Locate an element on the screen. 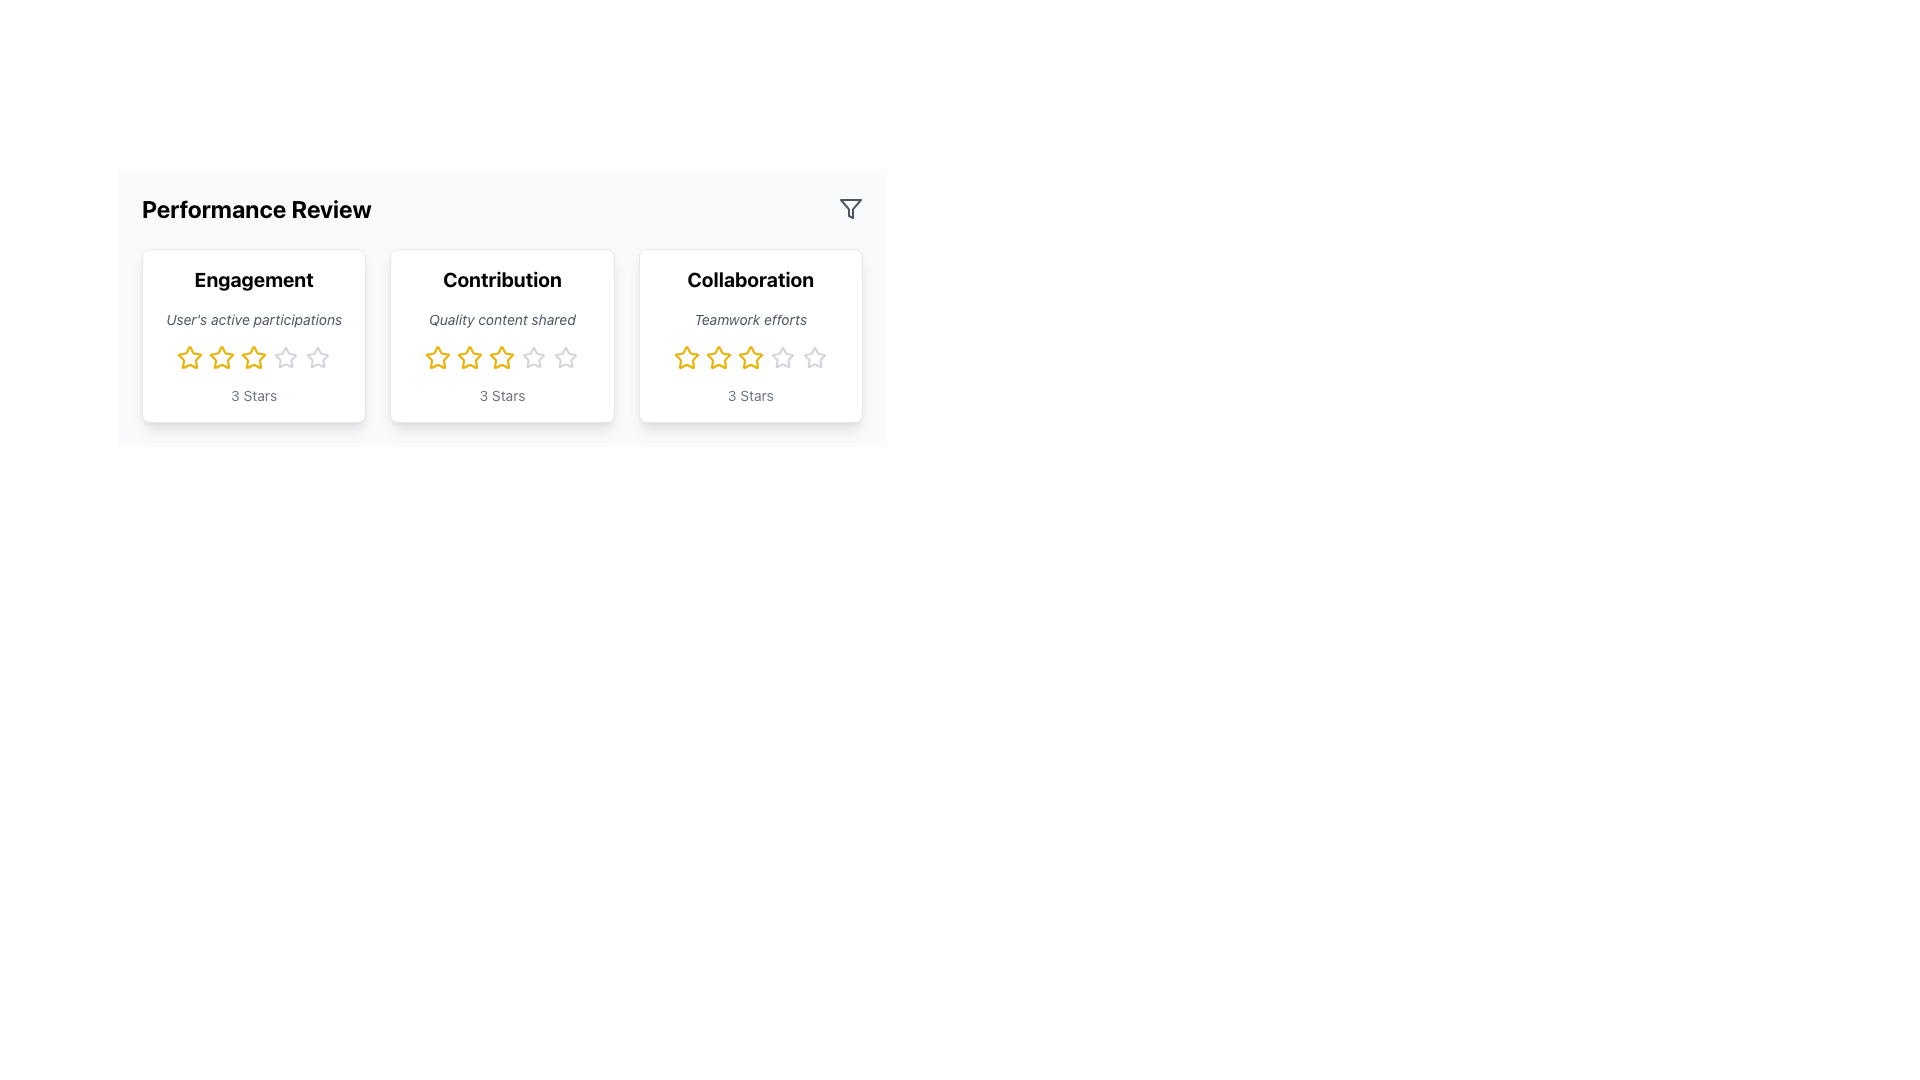 The height and width of the screenshot is (1080, 1920). the third star icon in the Engagement performance rating card that indicates the user's active participations is located at coordinates (222, 357).